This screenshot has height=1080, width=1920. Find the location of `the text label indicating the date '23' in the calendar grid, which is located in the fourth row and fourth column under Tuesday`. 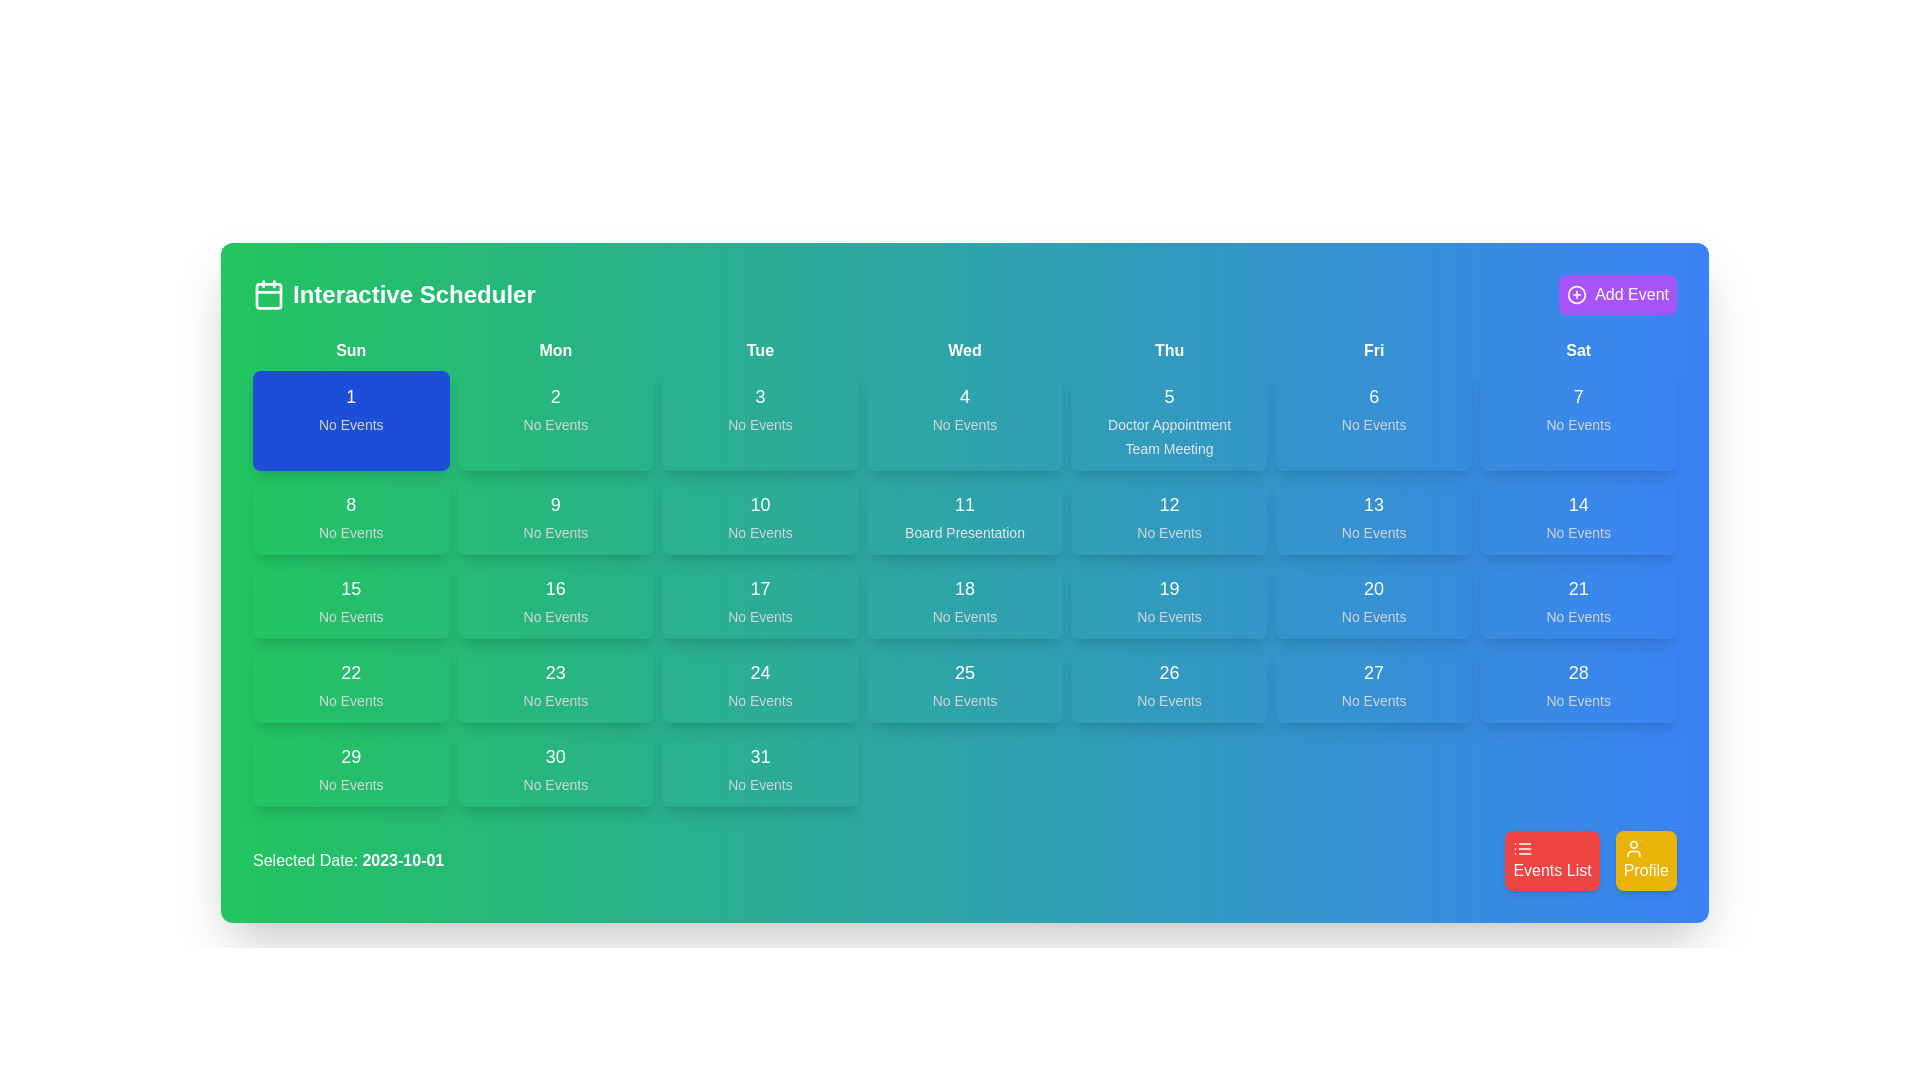

the text label indicating the date '23' in the calendar grid, which is located in the fourth row and fourth column under Tuesday is located at coordinates (555, 672).